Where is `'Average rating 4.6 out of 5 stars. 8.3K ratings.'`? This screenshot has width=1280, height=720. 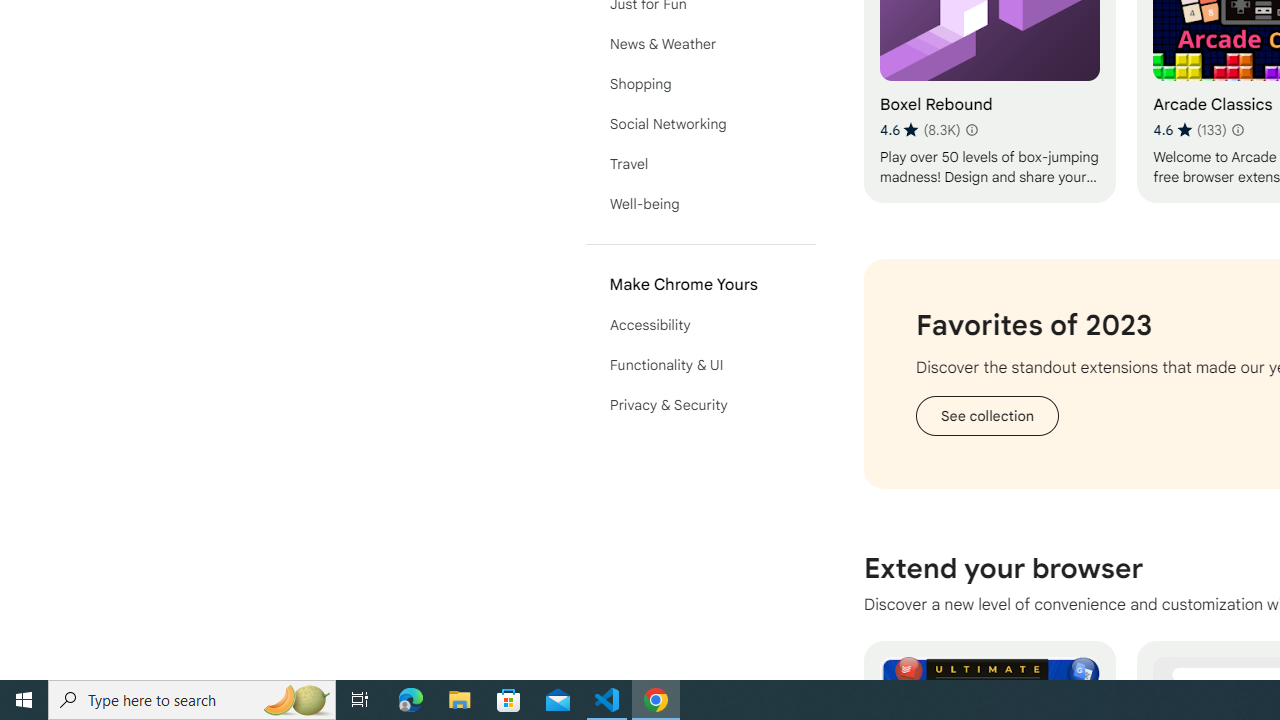 'Average rating 4.6 out of 5 stars. 8.3K ratings.' is located at coordinates (919, 129).